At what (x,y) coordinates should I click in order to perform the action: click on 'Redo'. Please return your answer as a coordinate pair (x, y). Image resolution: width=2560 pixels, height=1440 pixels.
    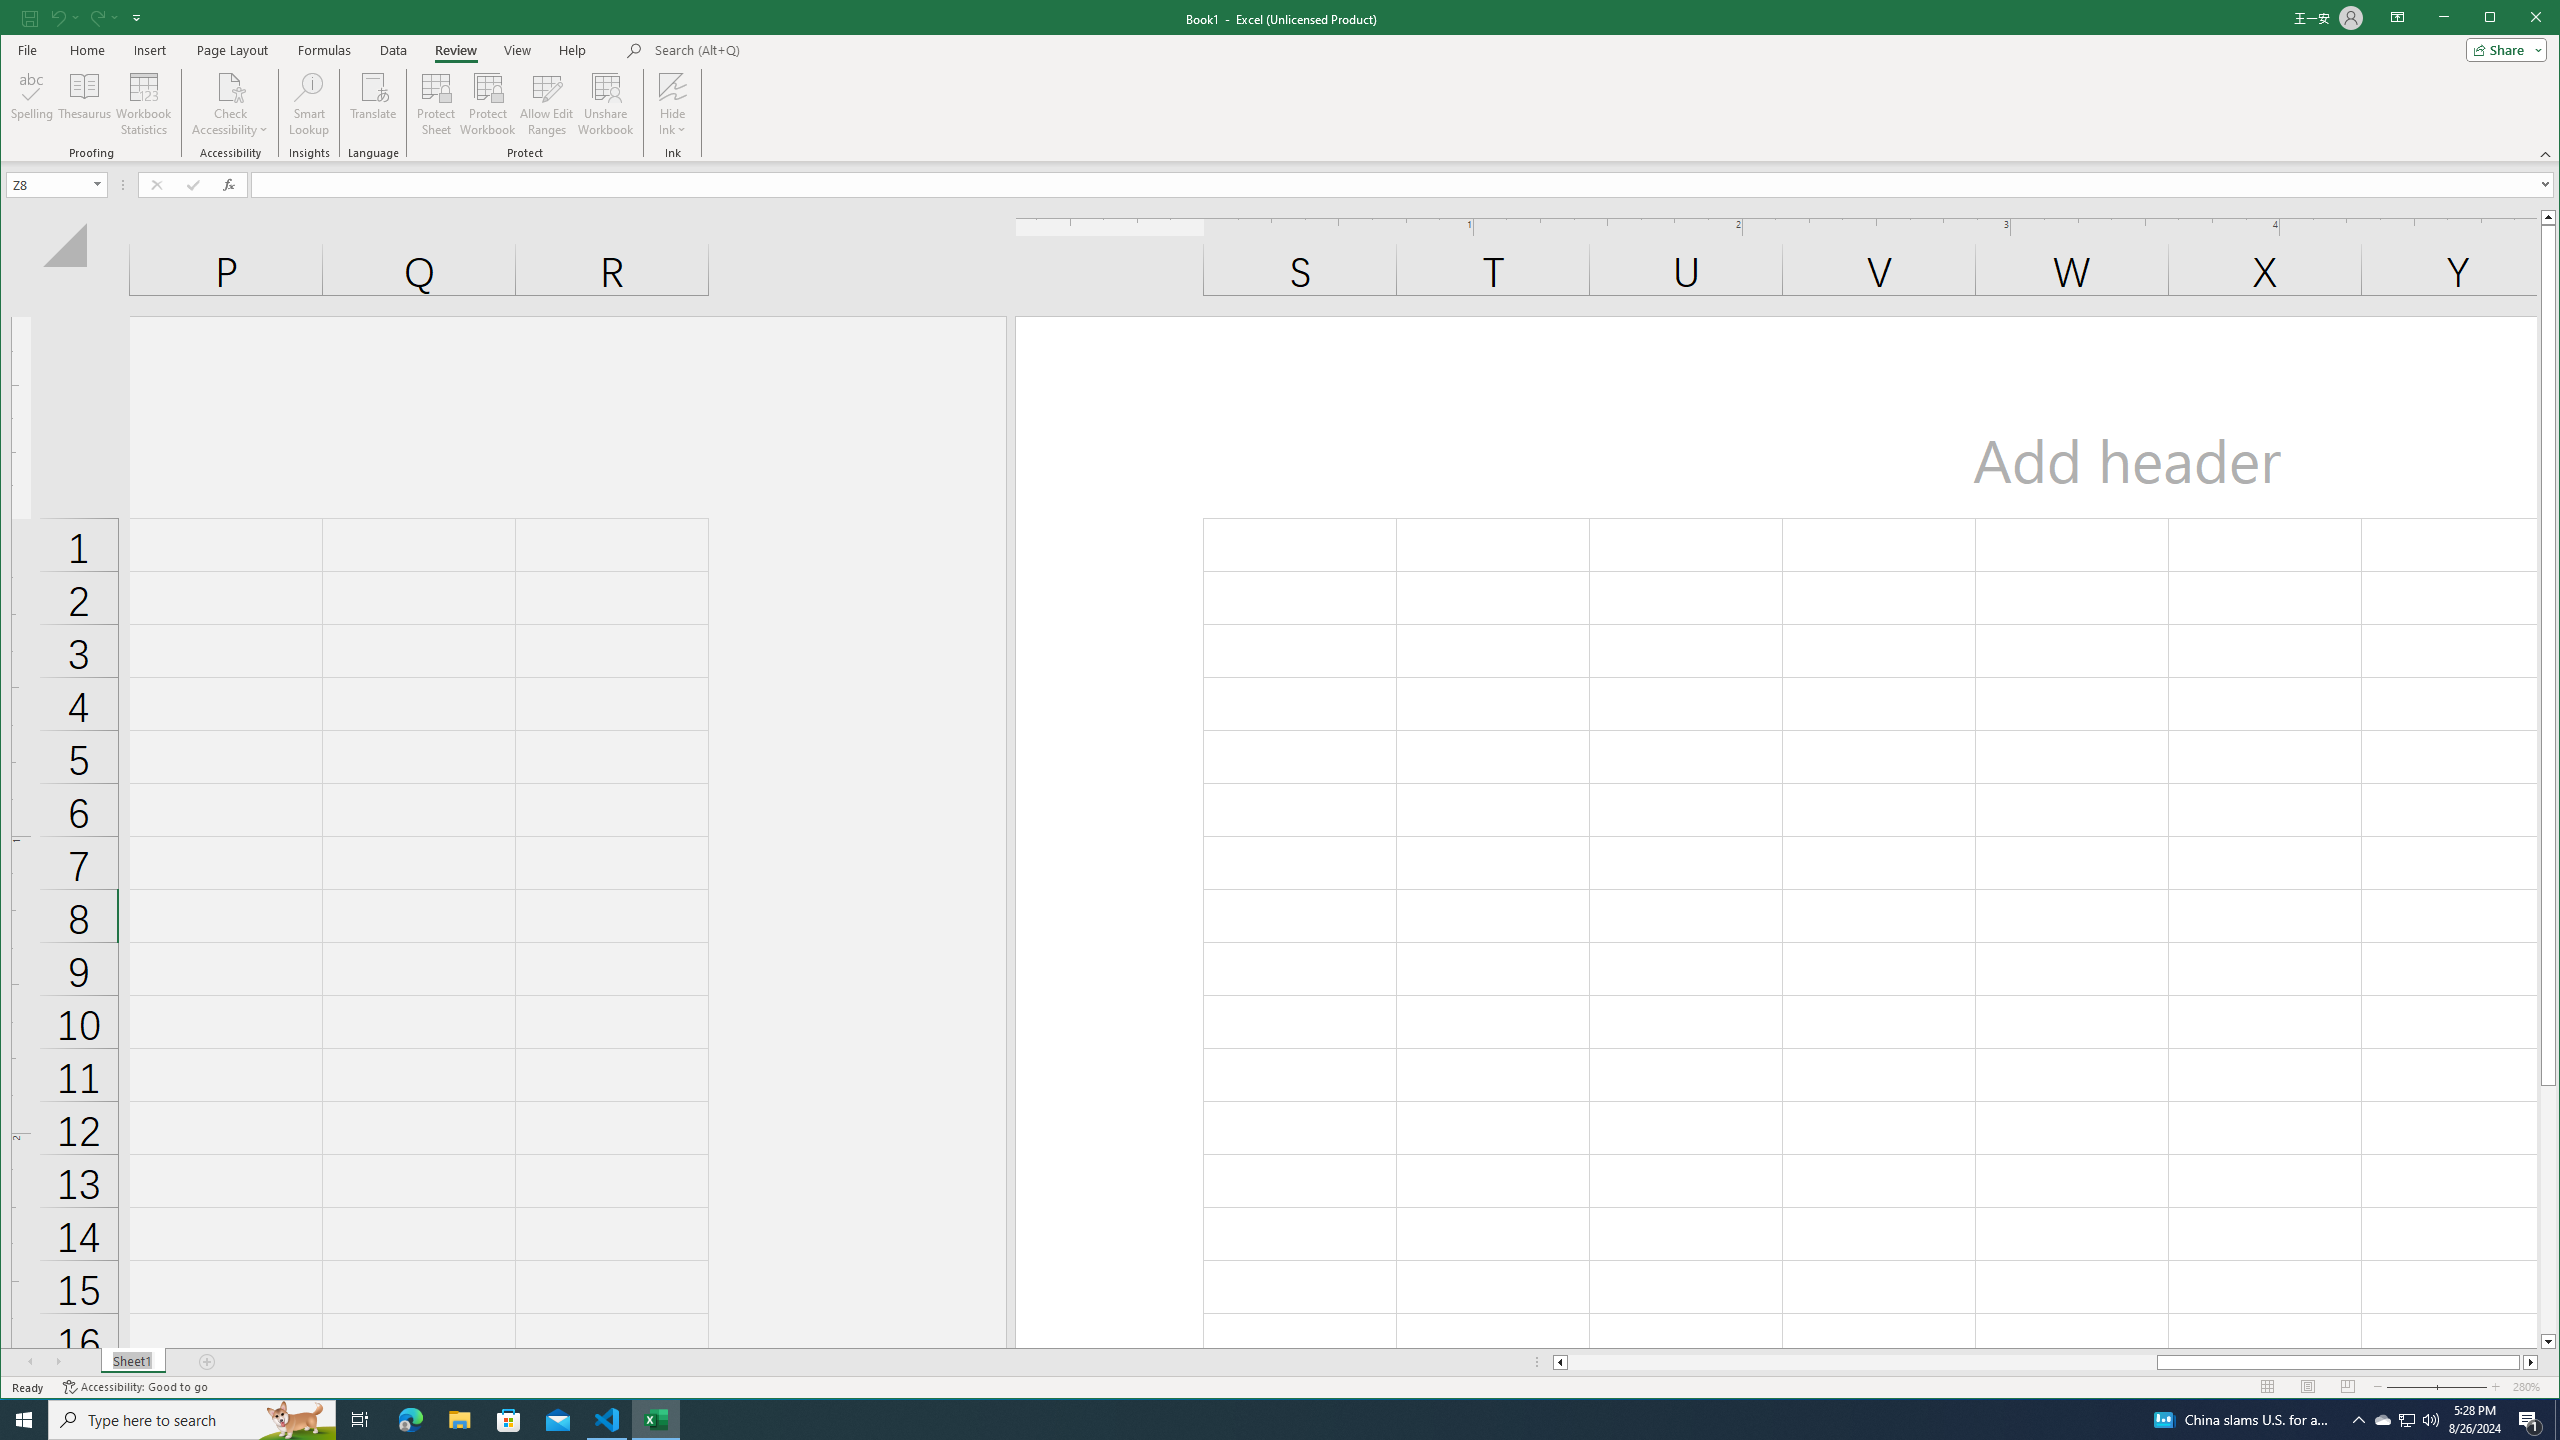
    Looking at the image, I should click on (97, 16).